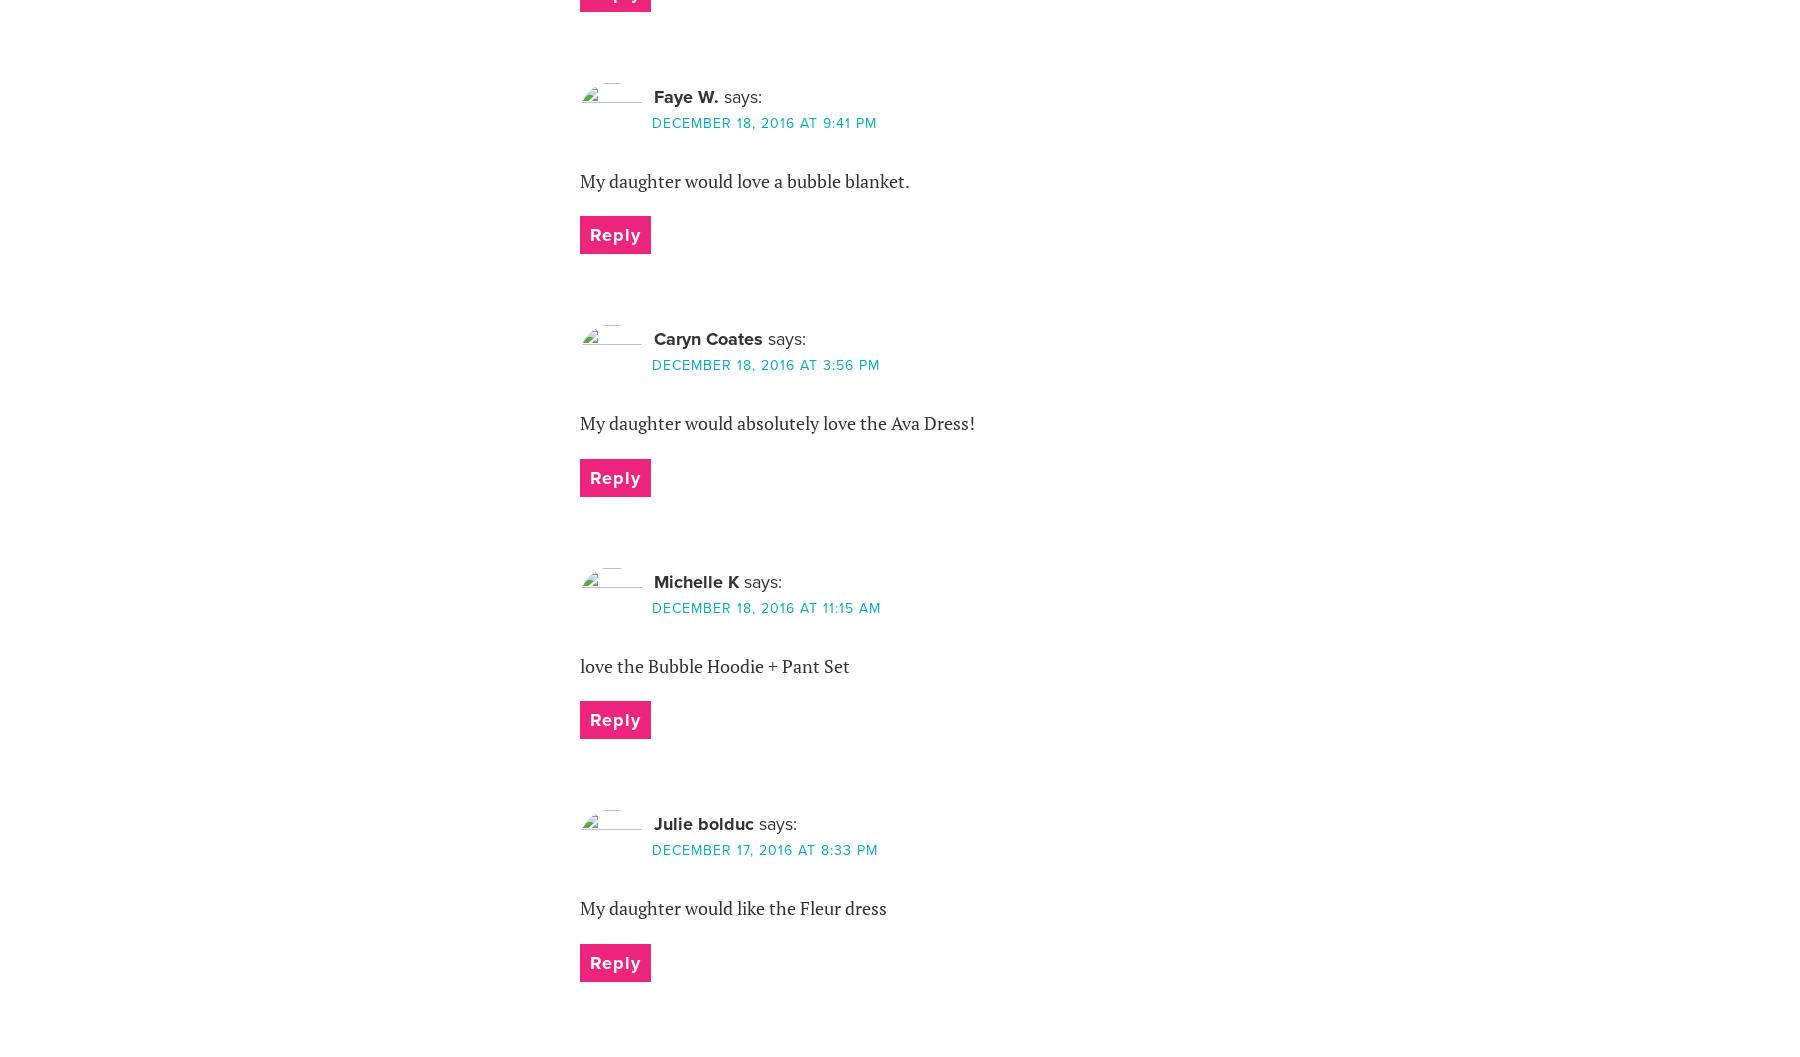 This screenshot has width=1800, height=1057. Describe the element at coordinates (775, 422) in the screenshot. I see `'My daughter would absolutely love the Ava Dress!'` at that location.